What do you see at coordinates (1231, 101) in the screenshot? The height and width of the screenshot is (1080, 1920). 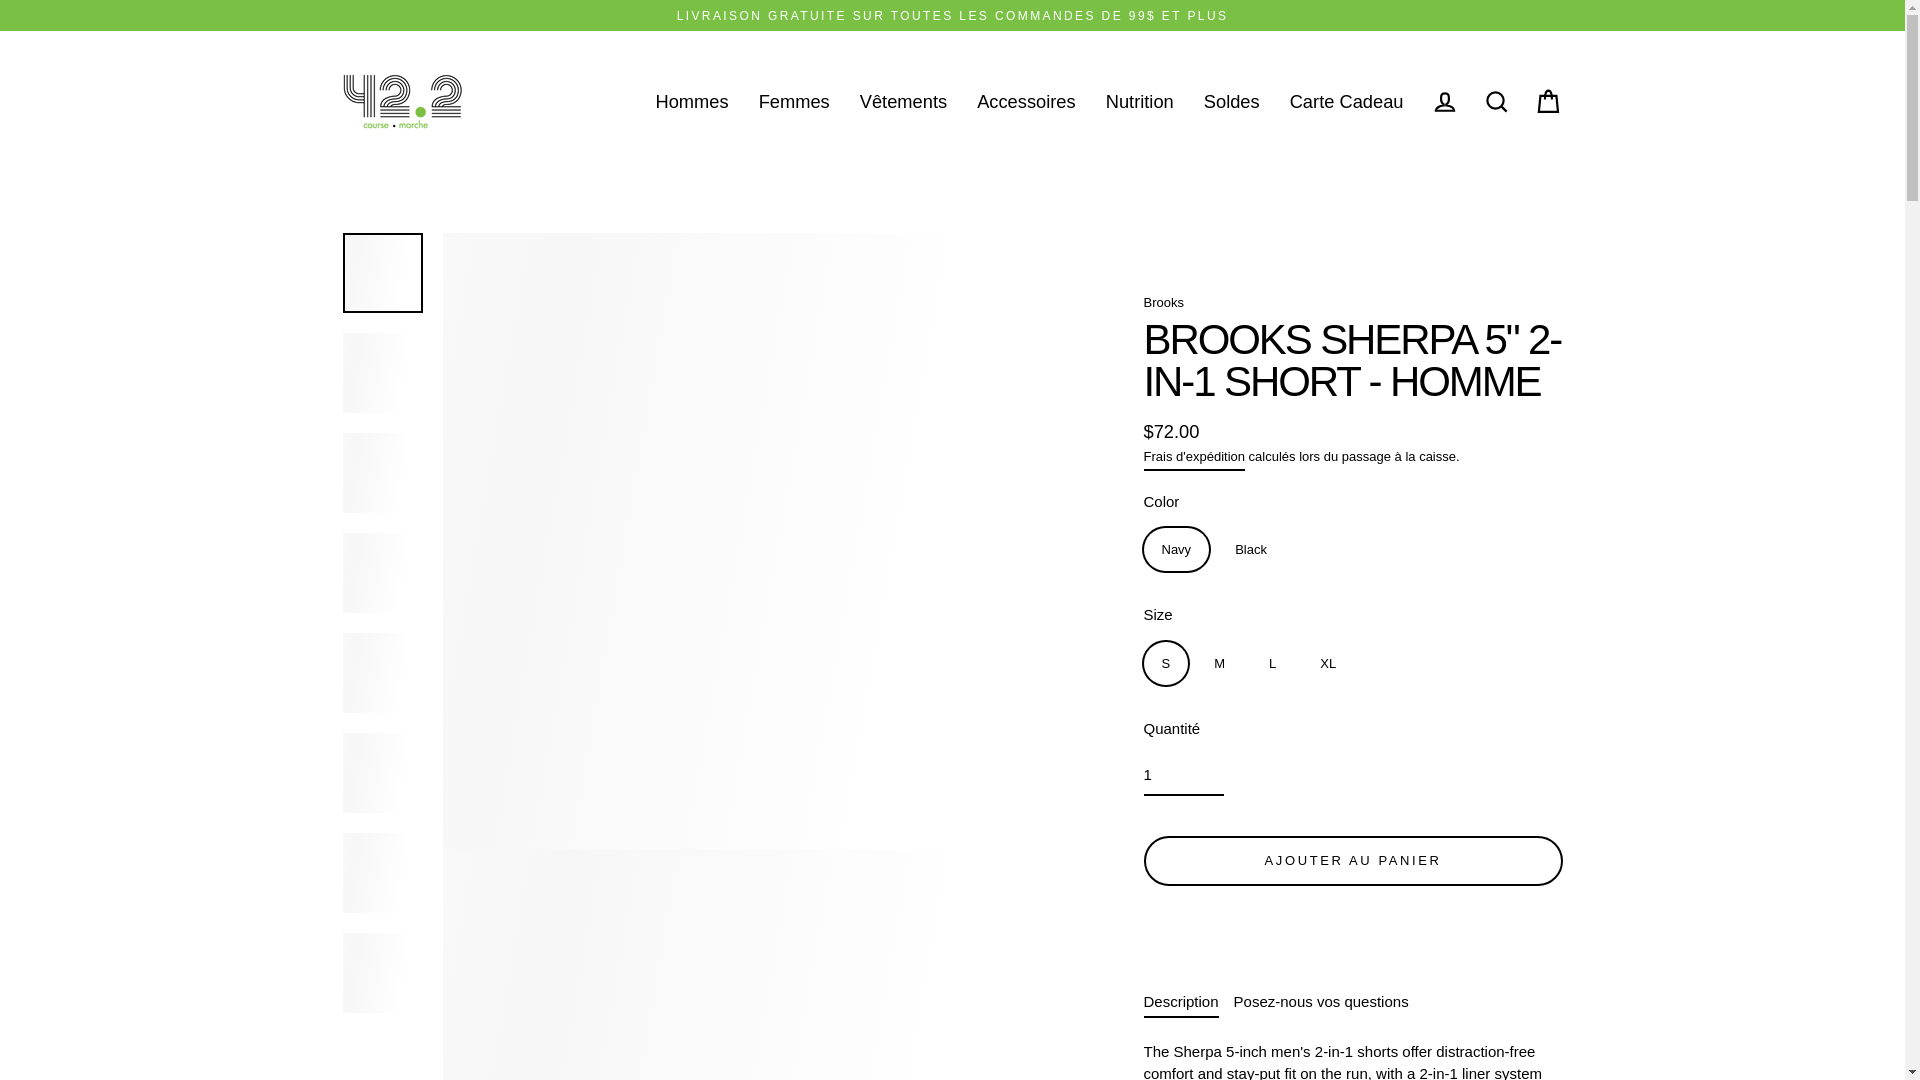 I see `'Soldes'` at bounding box center [1231, 101].